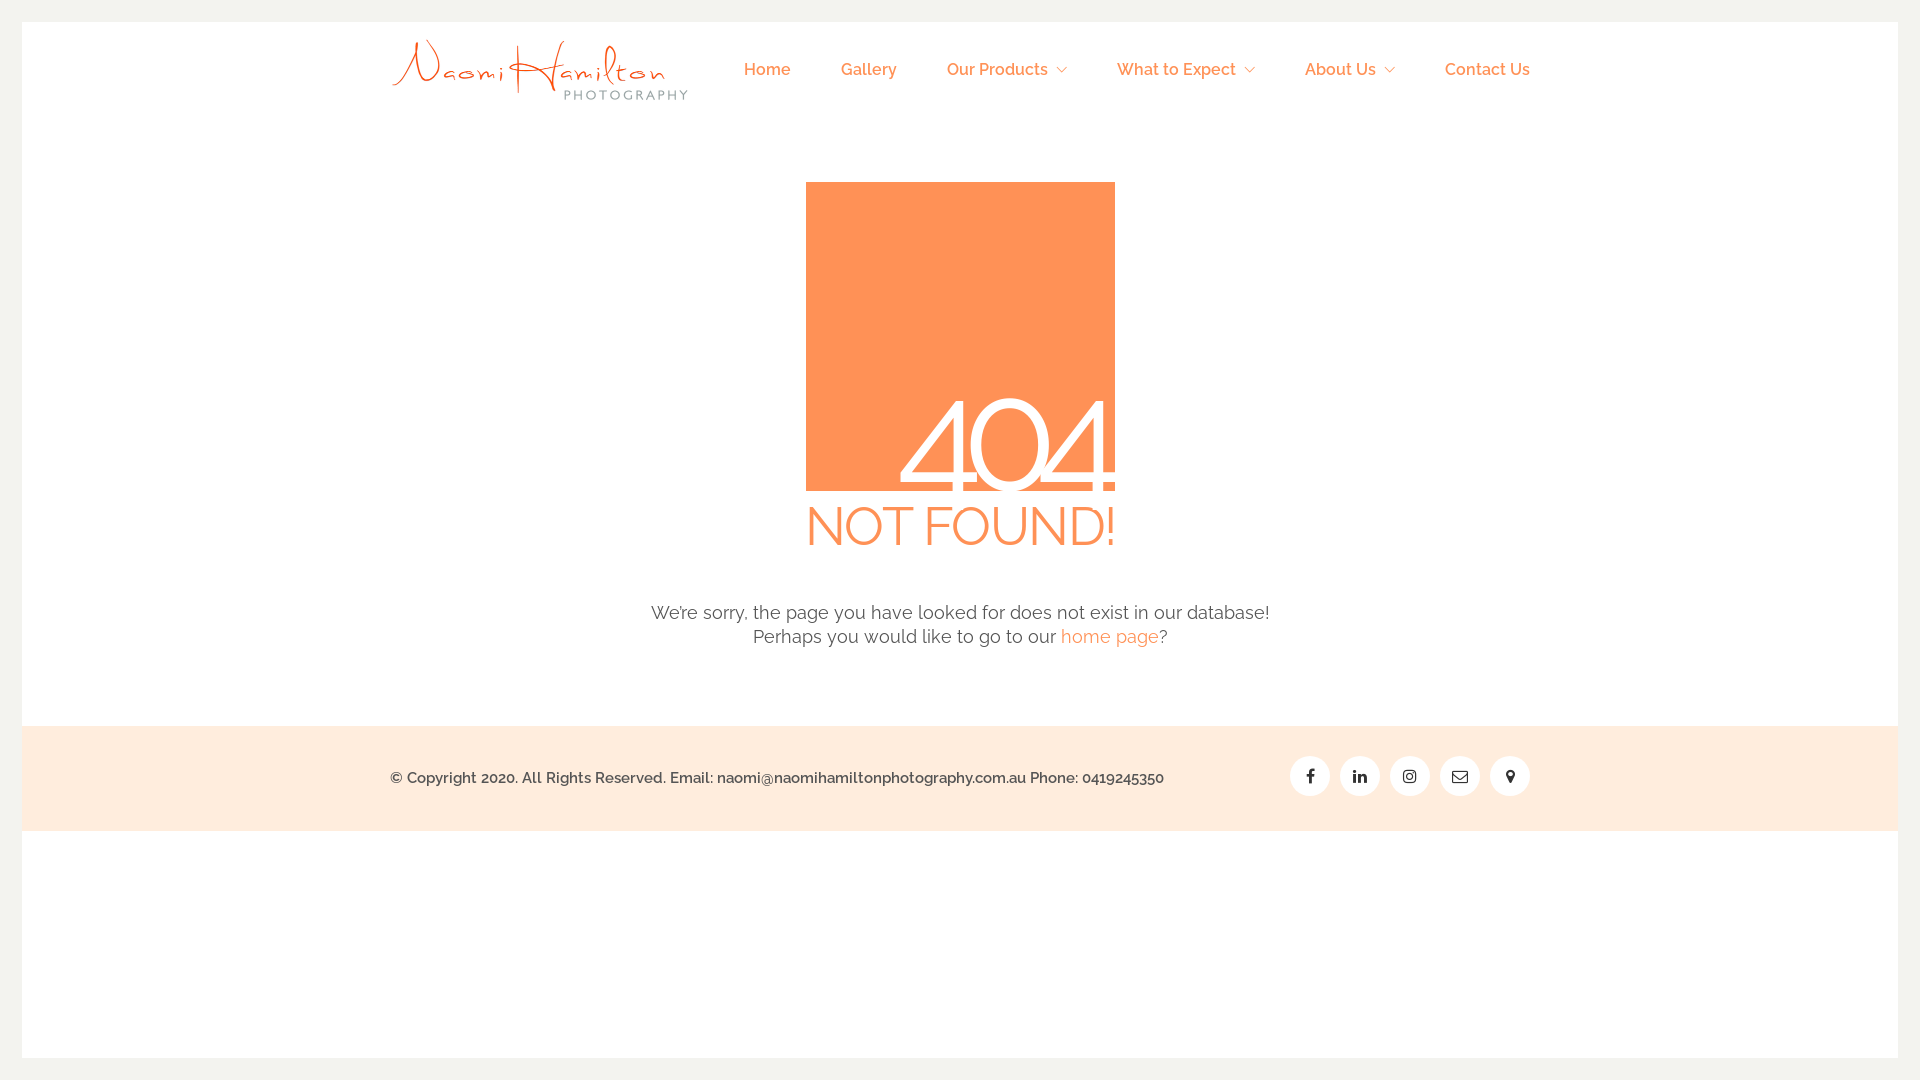 Image resolution: width=1920 pixels, height=1080 pixels. I want to click on 'home page', so click(1107, 636).